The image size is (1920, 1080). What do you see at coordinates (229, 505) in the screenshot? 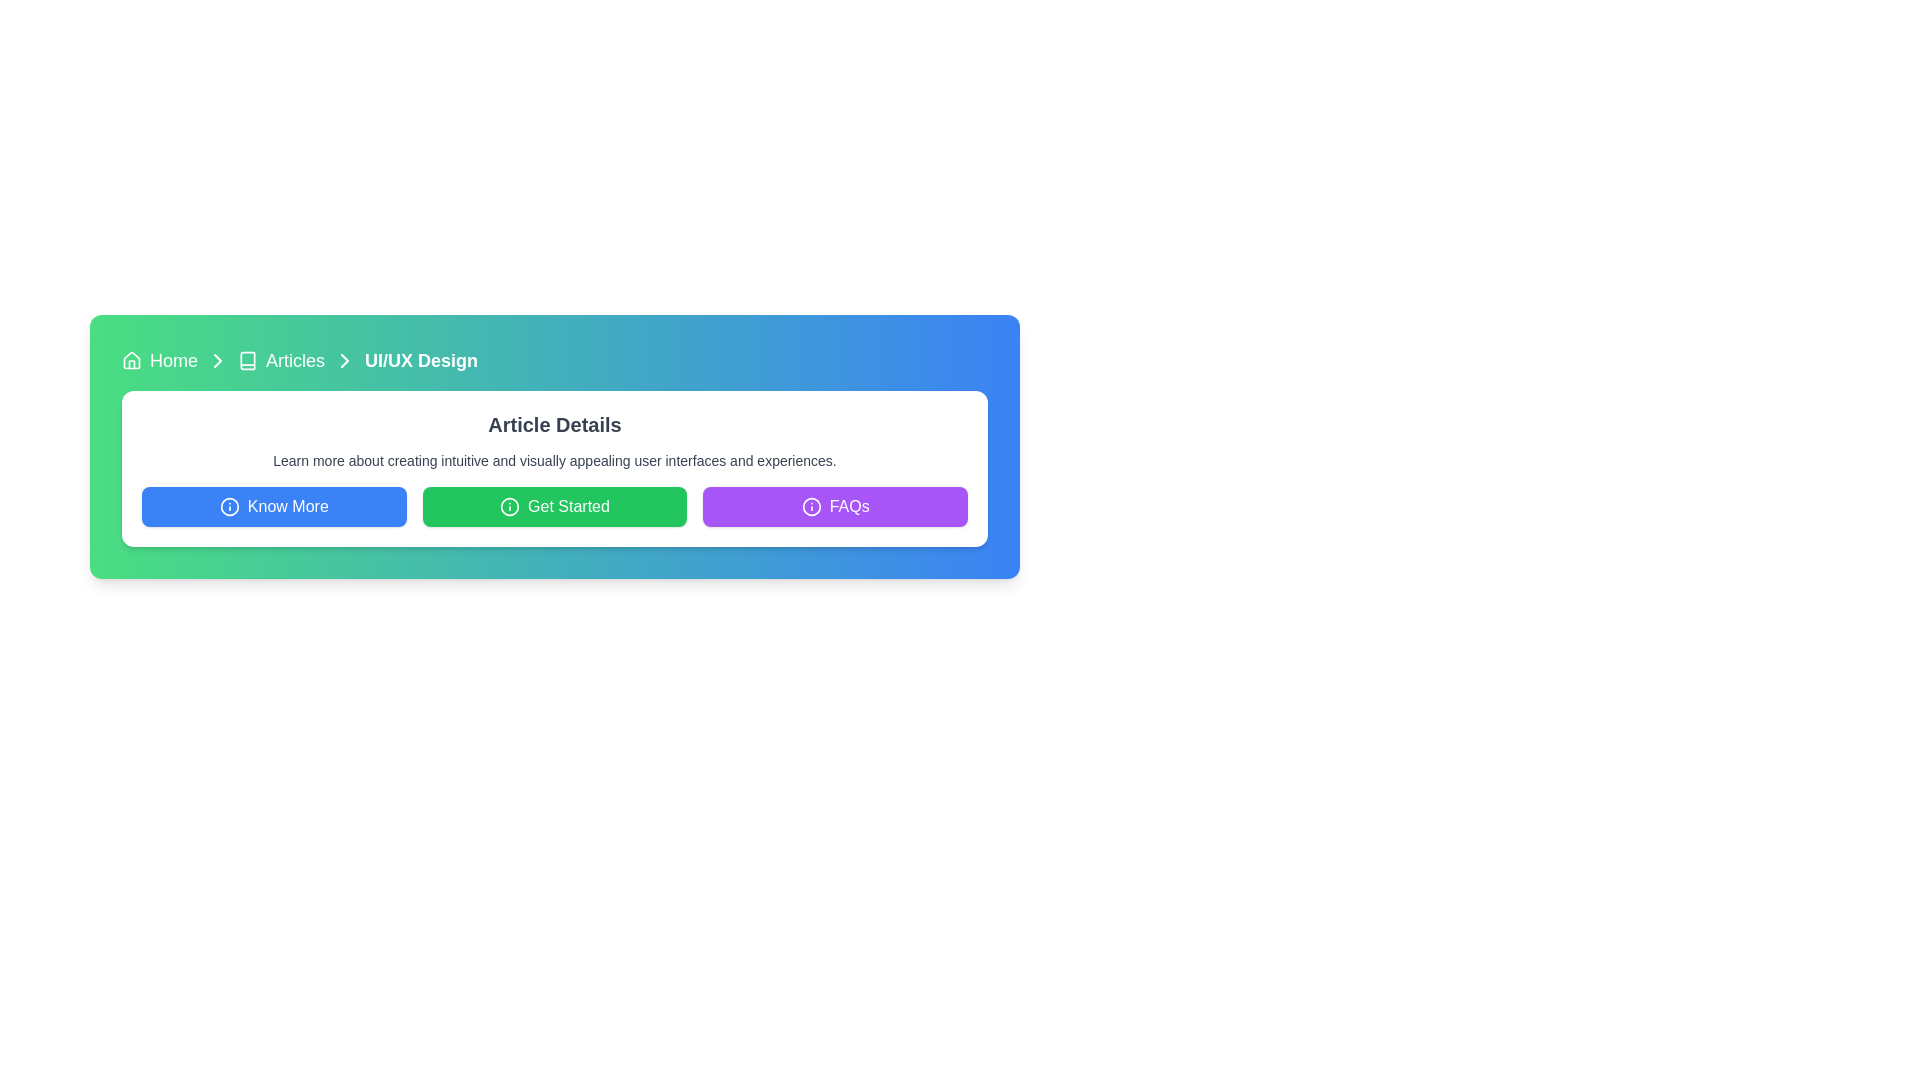
I see `the 'Know More' button that contains the circular information icon resembling the letter 'i' on the left side` at bounding box center [229, 505].